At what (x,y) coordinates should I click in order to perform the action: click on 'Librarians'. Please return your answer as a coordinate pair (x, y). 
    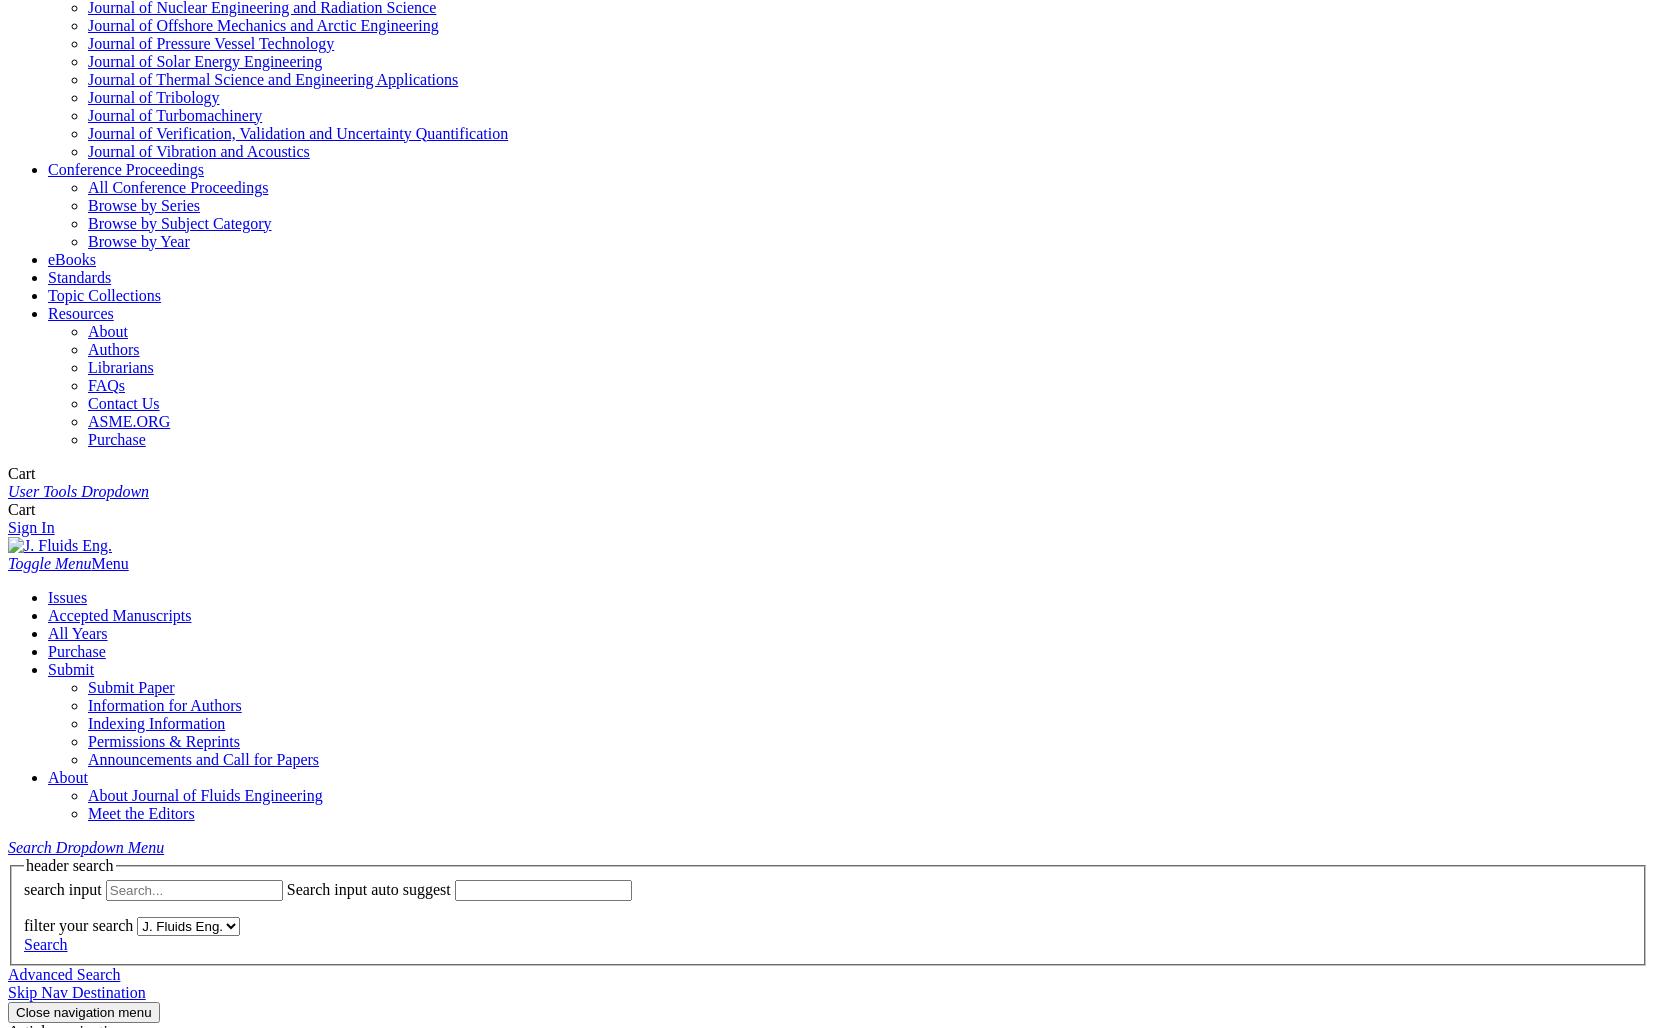
    Looking at the image, I should click on (86, 365).